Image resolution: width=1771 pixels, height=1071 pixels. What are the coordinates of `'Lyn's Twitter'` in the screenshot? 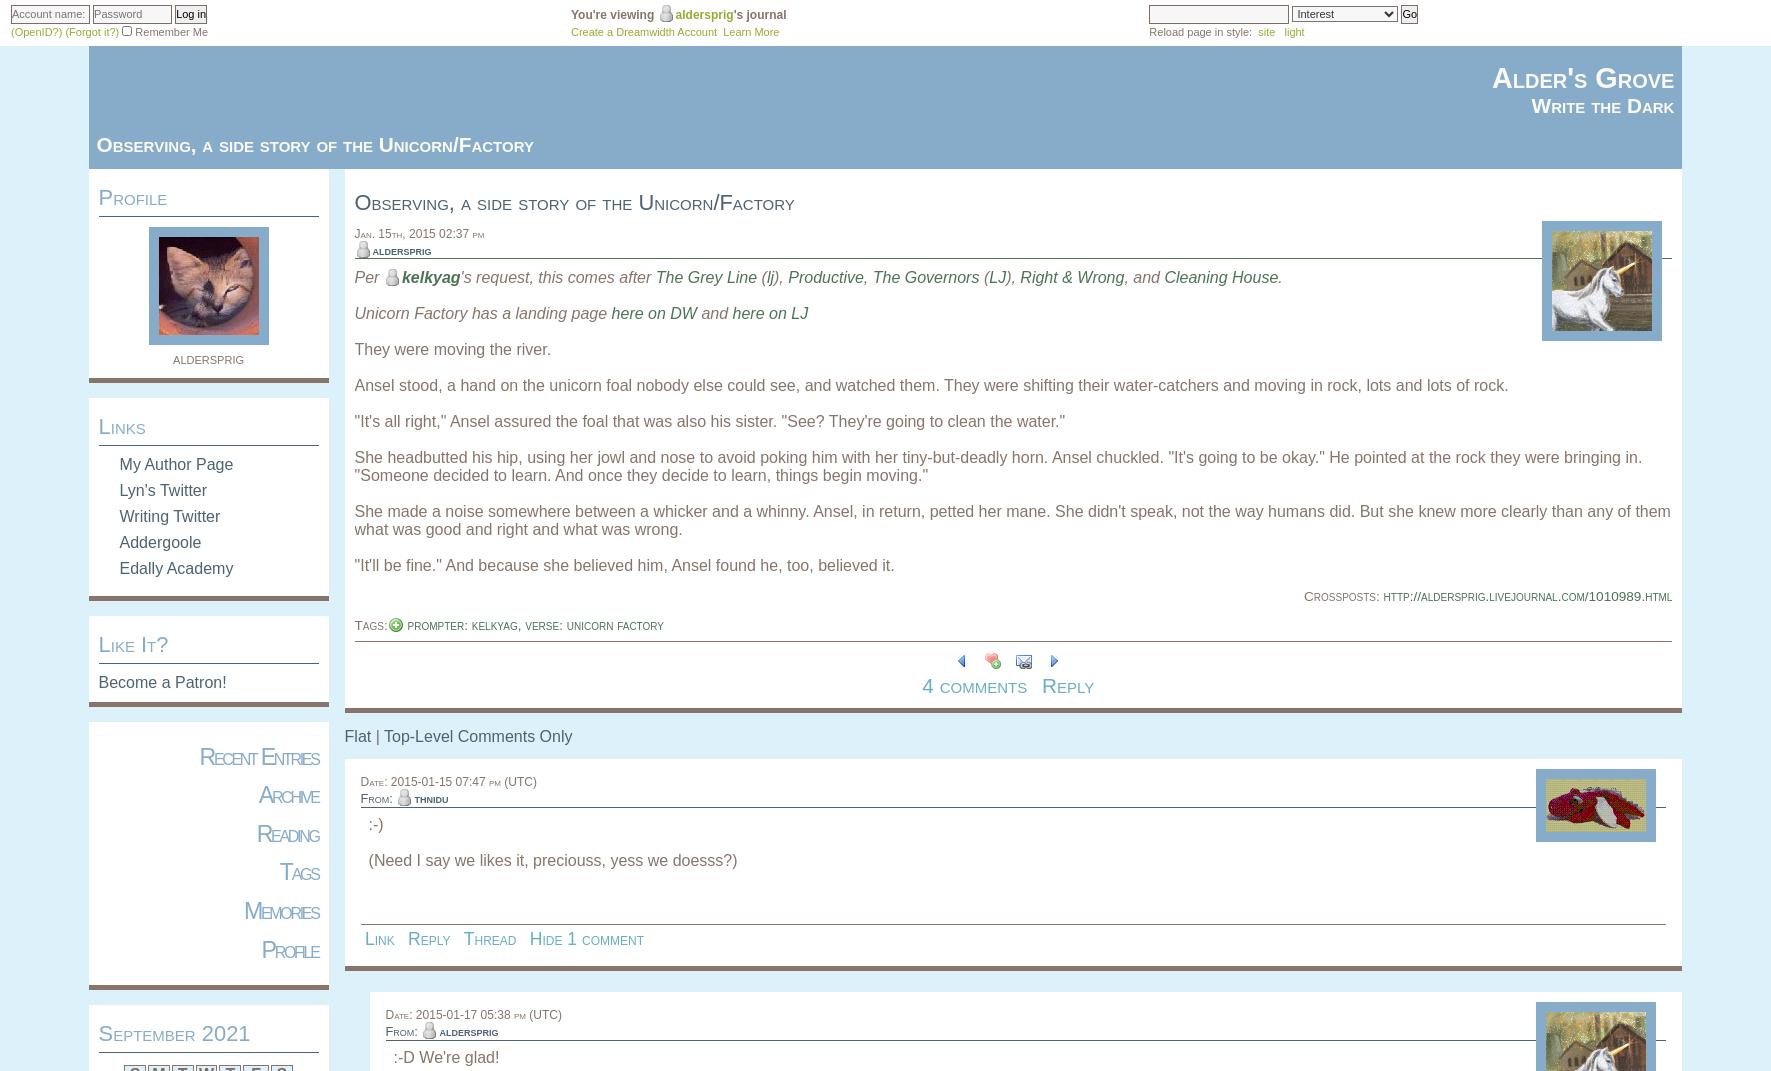 It's located at (162, 489).